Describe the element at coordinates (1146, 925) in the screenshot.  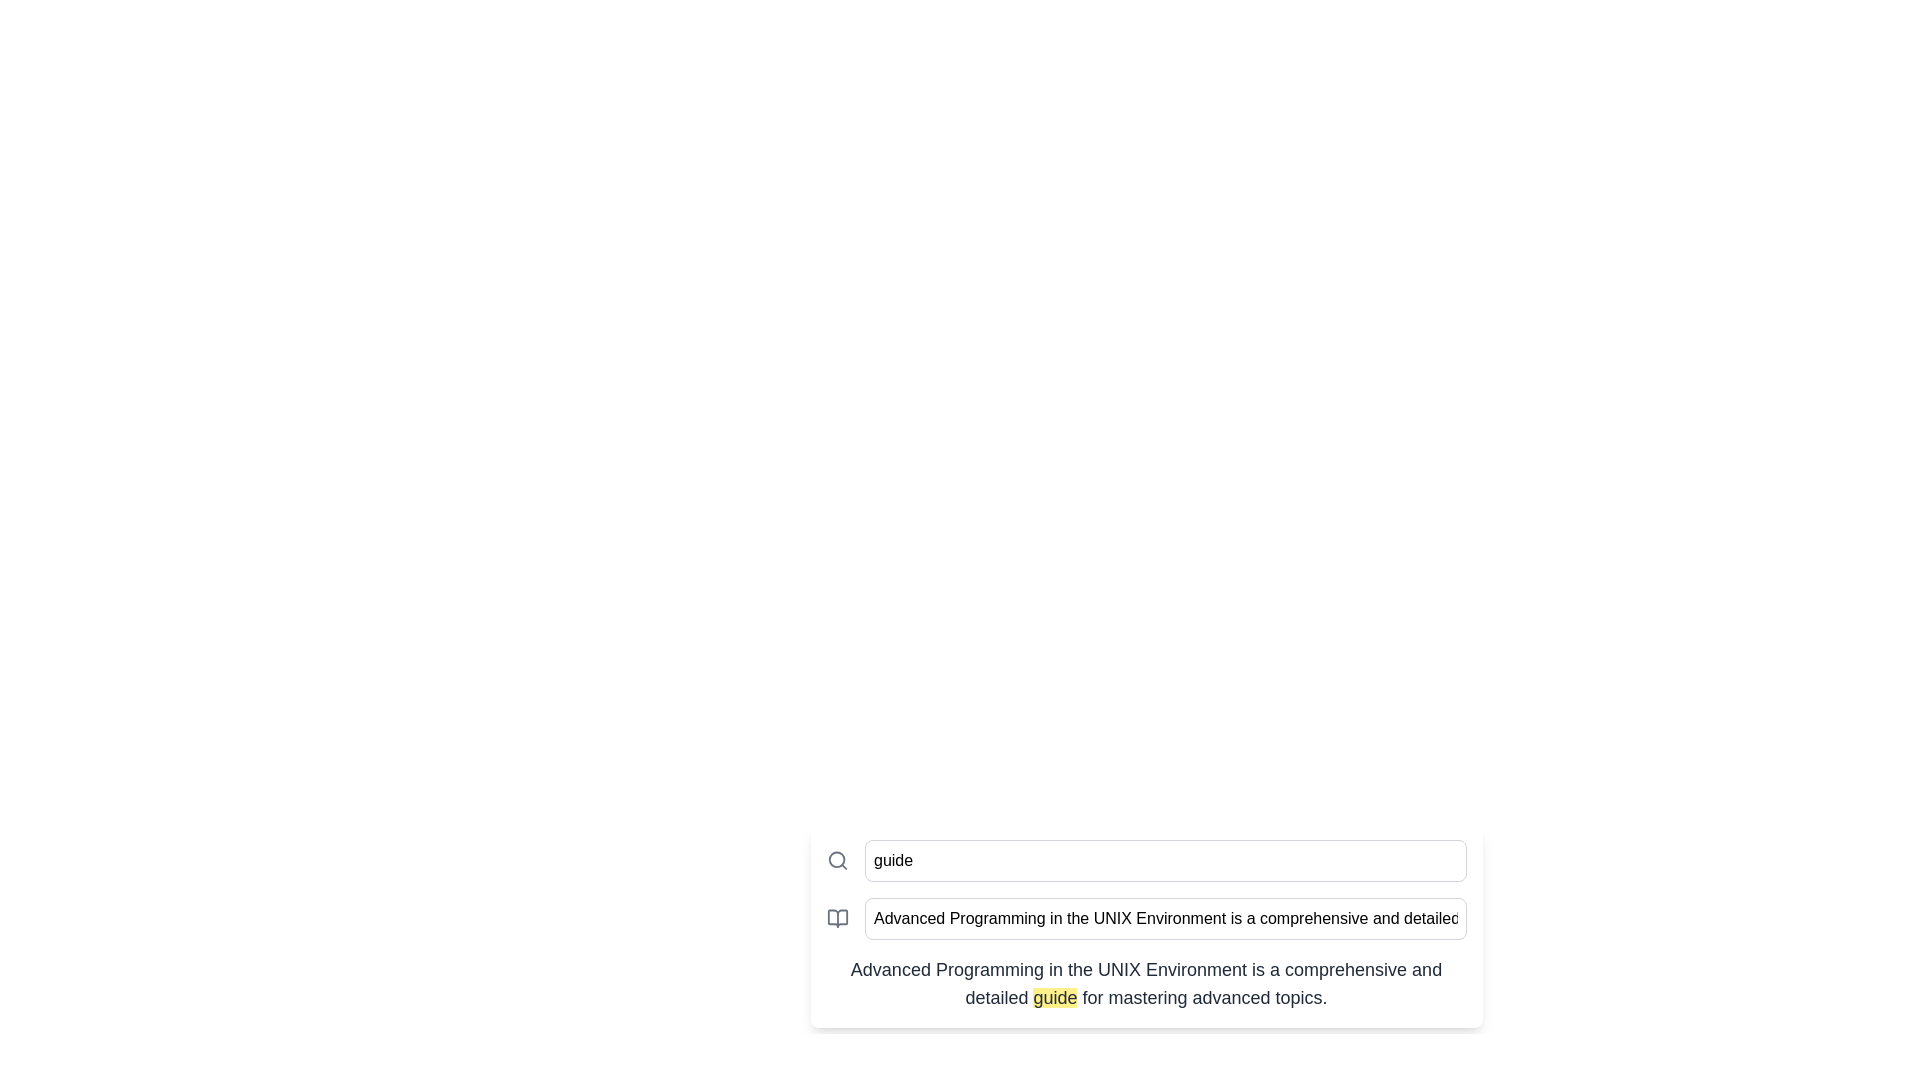
I see `the Static Text Element located below the search bar and above the highlighted body of text` at that location.